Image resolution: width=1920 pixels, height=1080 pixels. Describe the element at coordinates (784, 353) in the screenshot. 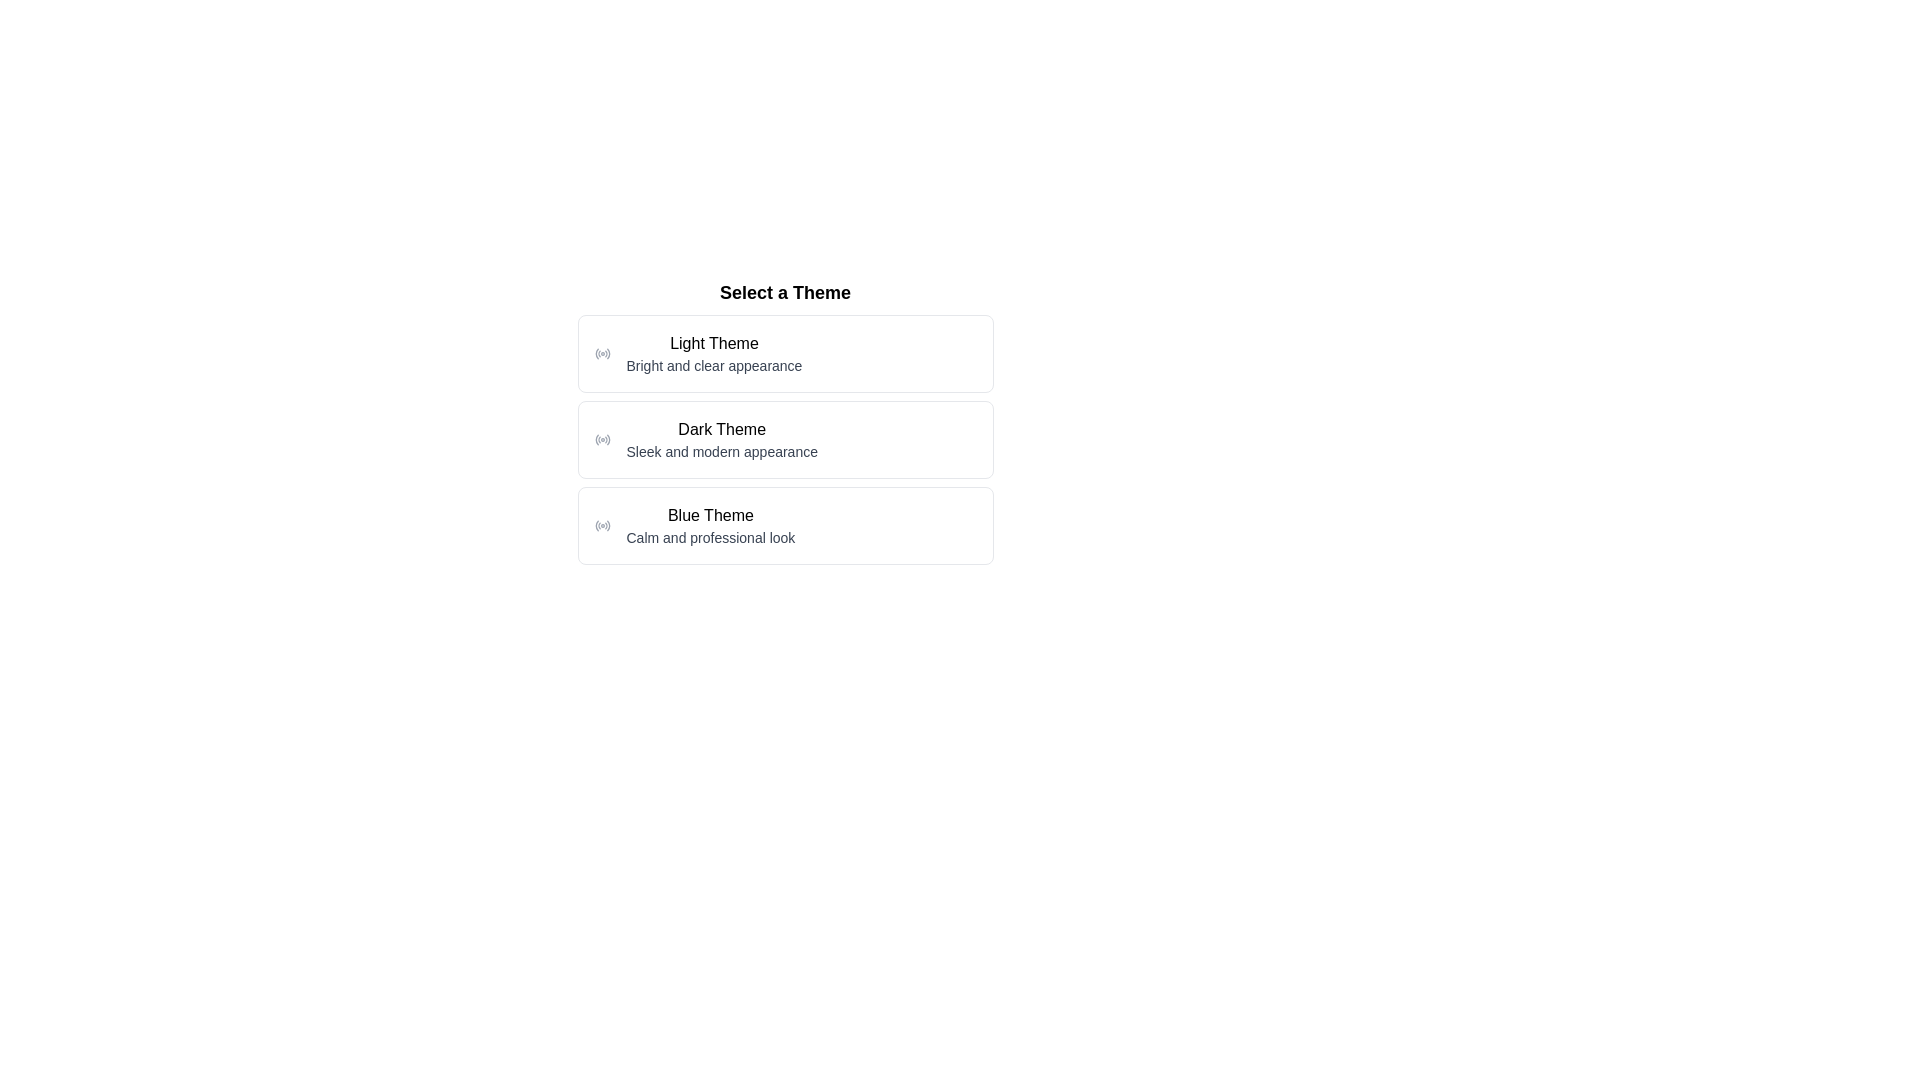

I see `the 'Light Theme' radio button in the theme selection UI, which is part of a group of selectable options allowing only one choice at a time` at that location.